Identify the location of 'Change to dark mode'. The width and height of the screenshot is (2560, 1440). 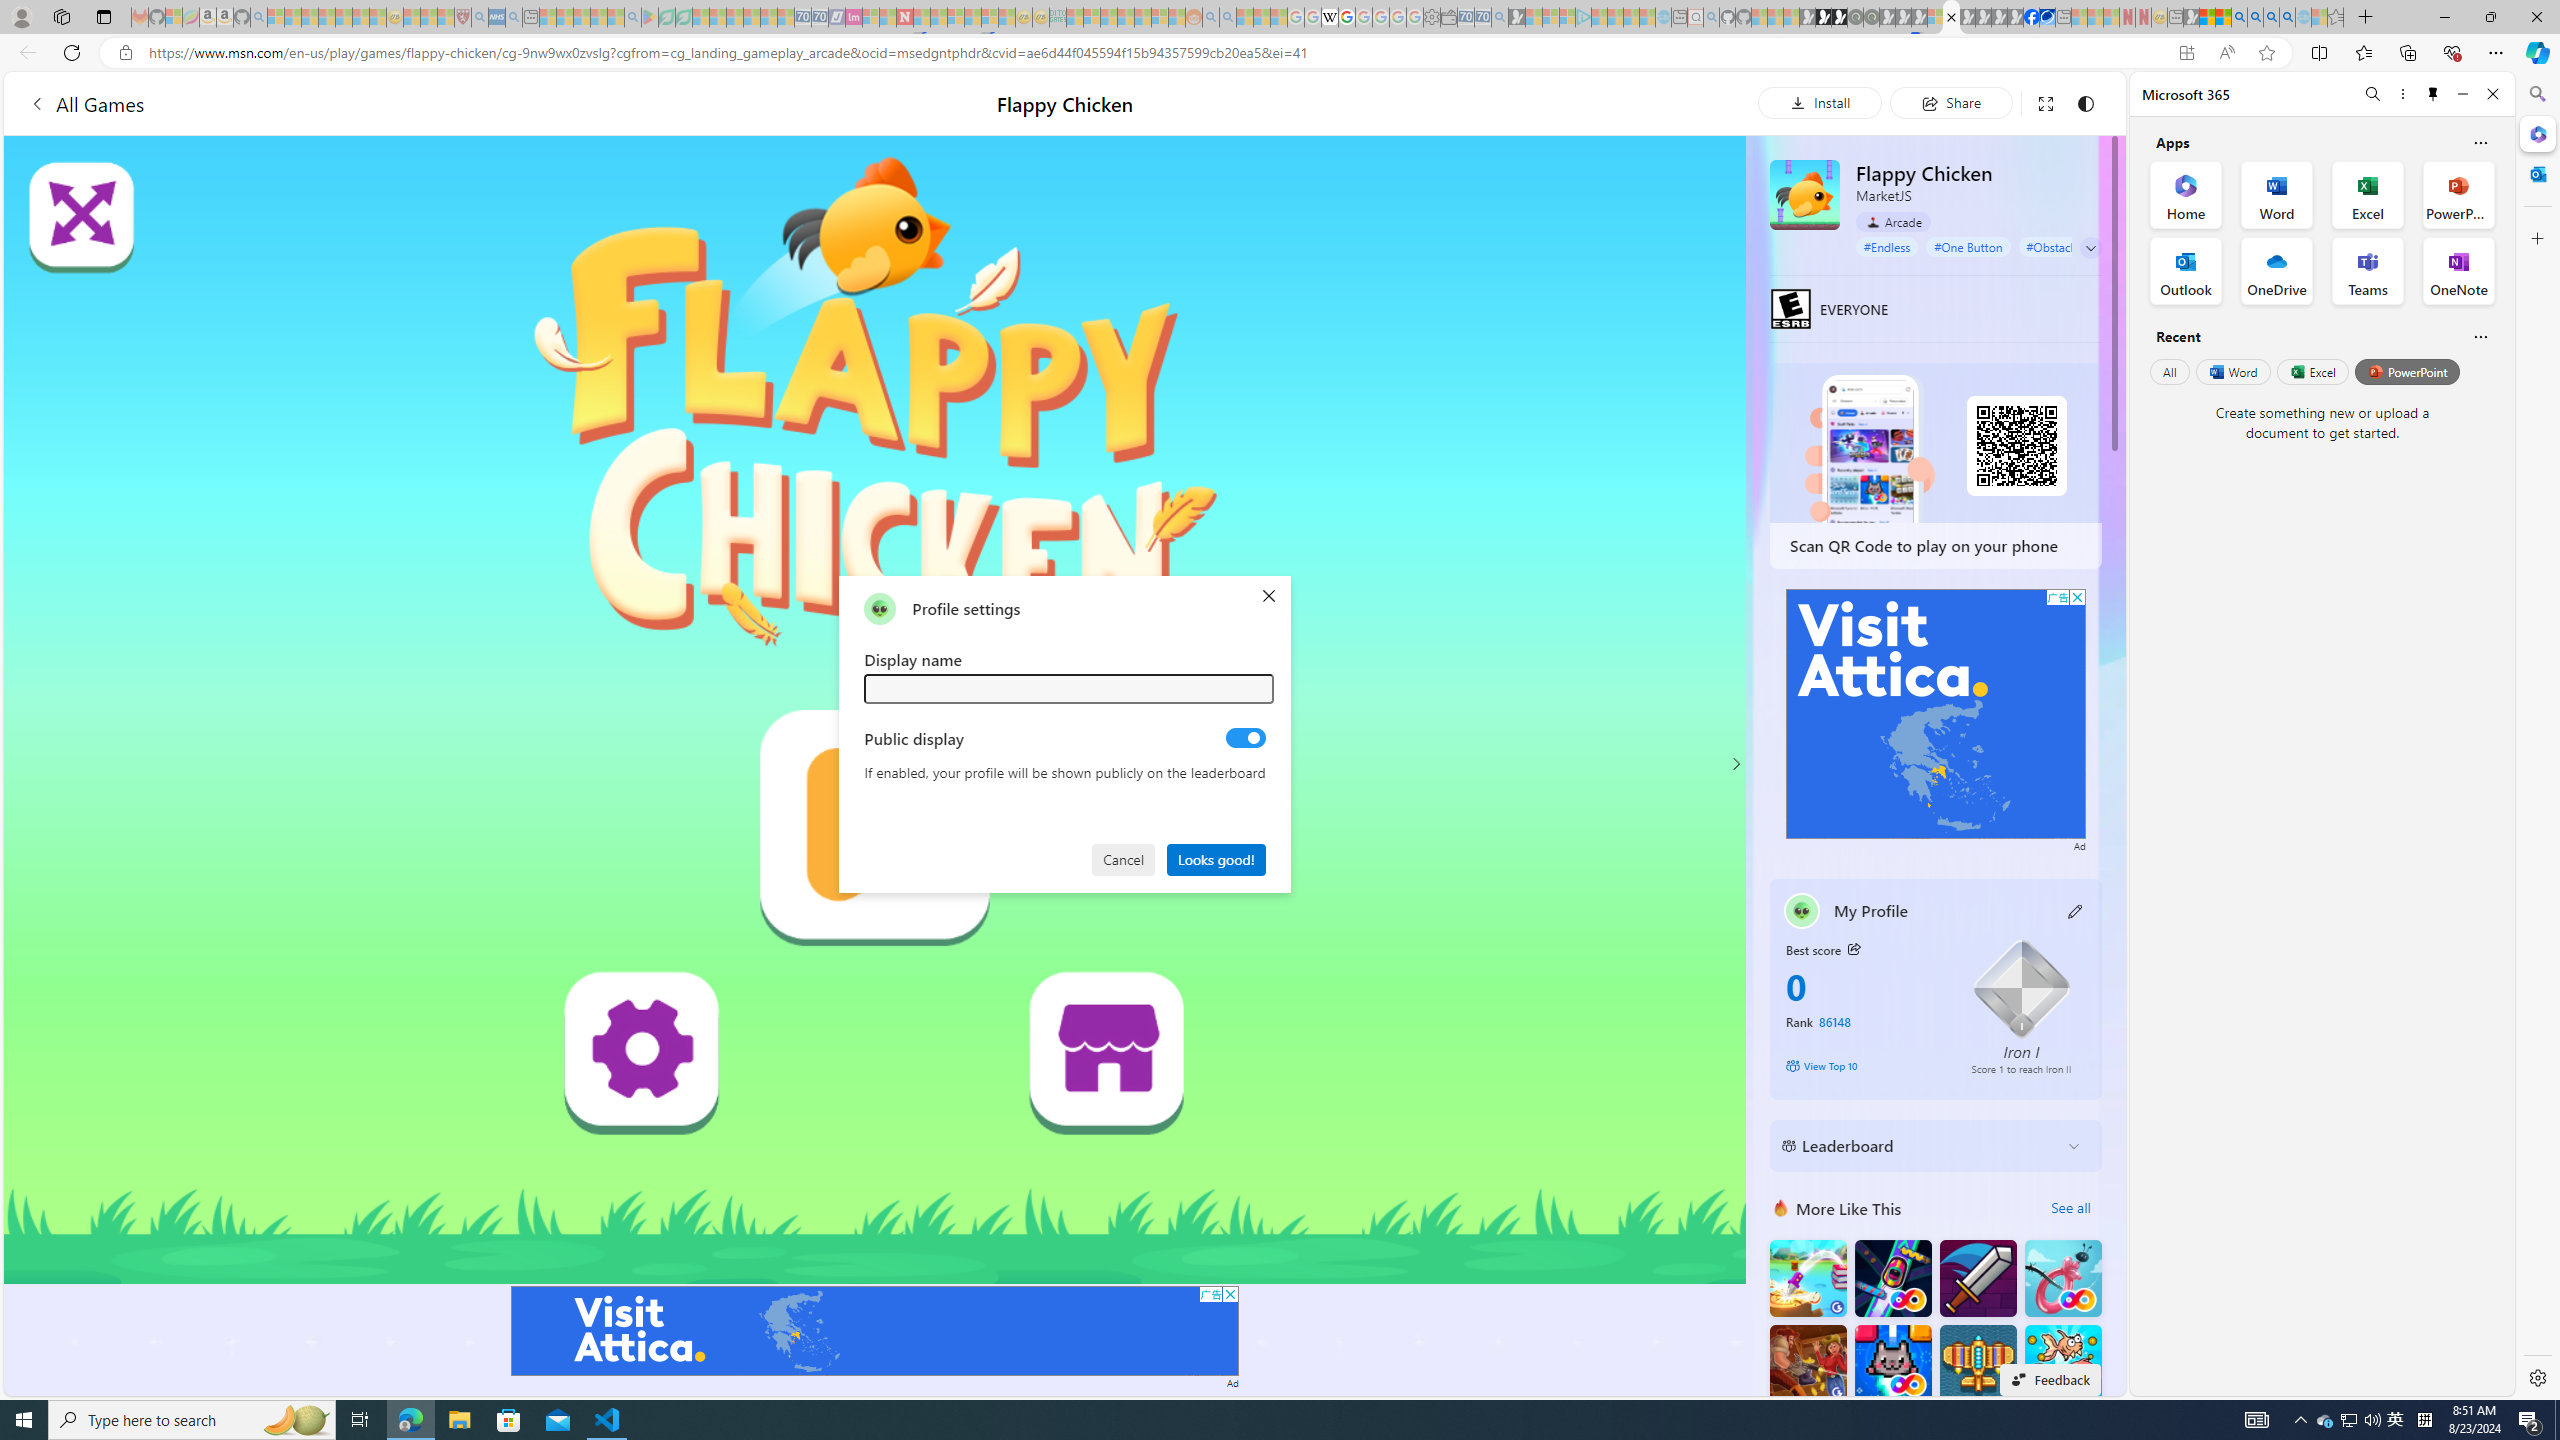
(2084, 102).